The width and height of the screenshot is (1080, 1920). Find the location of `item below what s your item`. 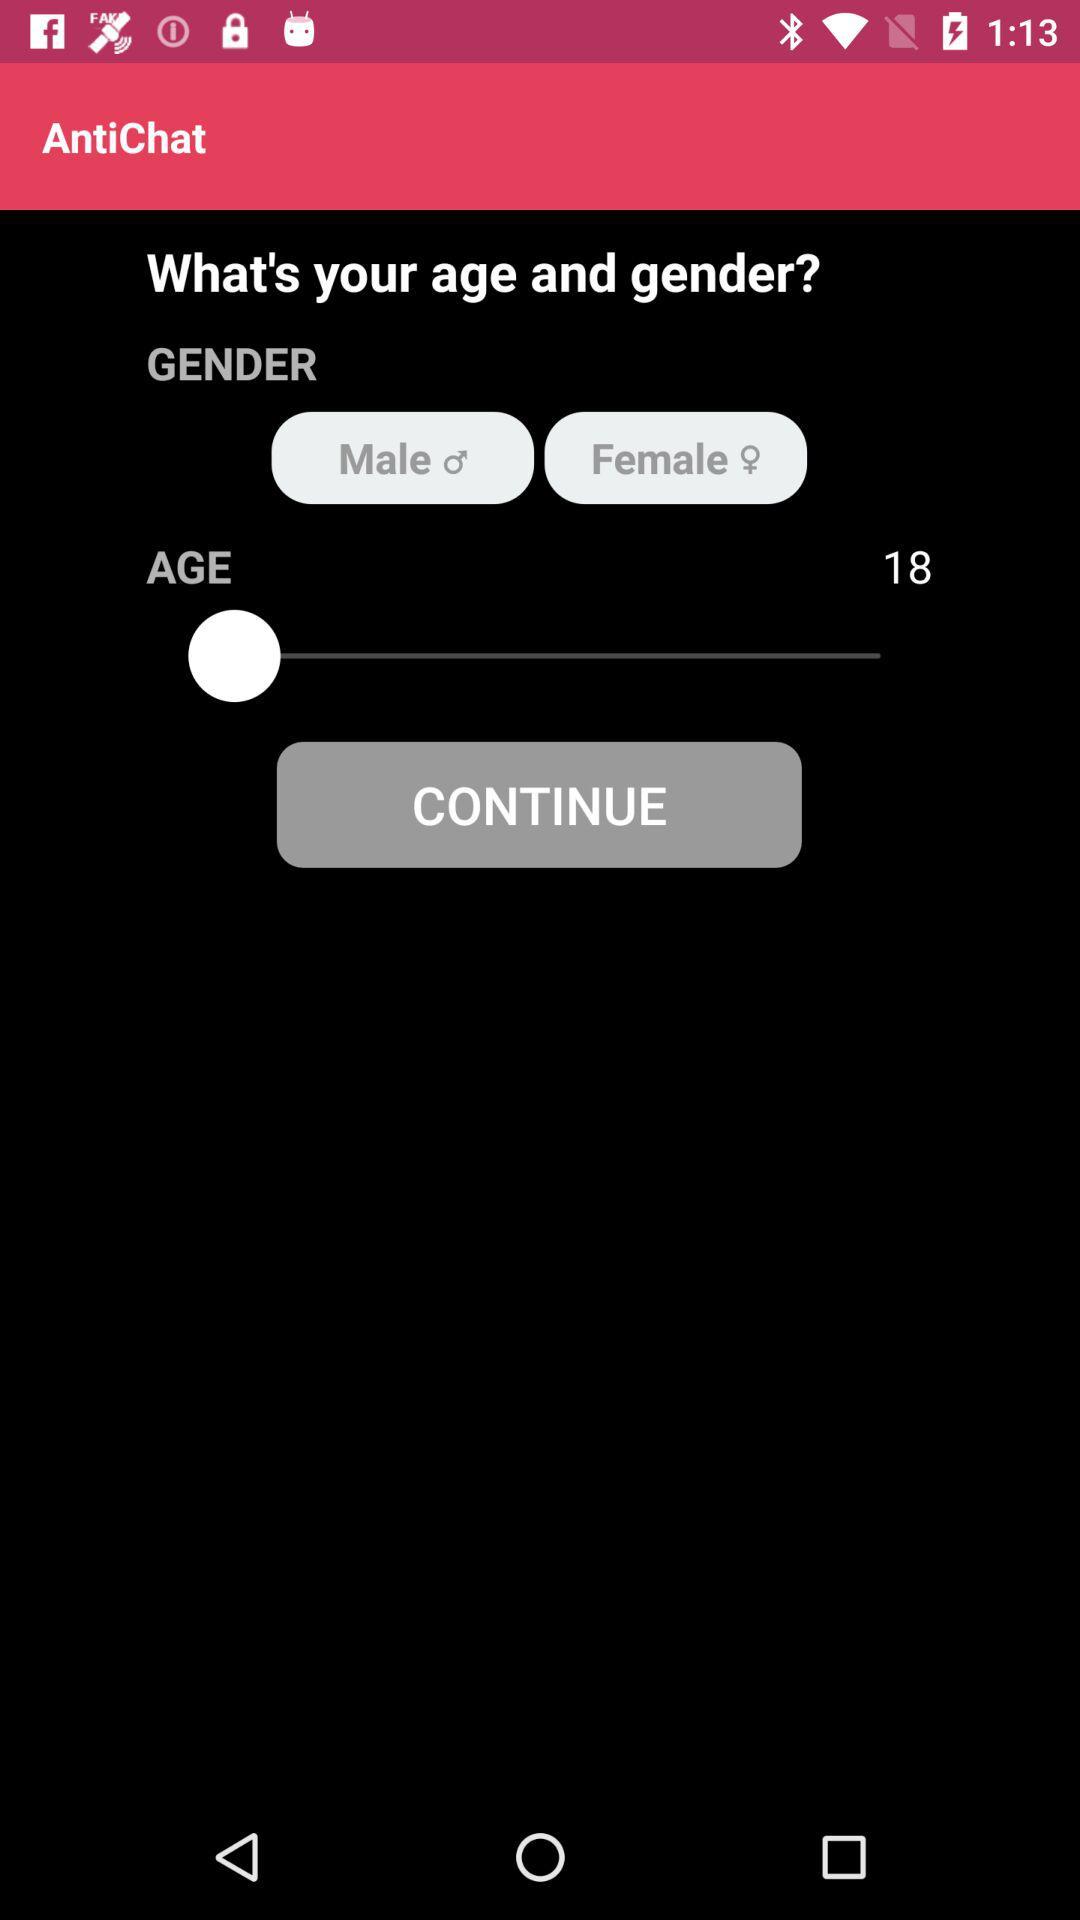

item below what s your item is located at coordinates (675, 456).